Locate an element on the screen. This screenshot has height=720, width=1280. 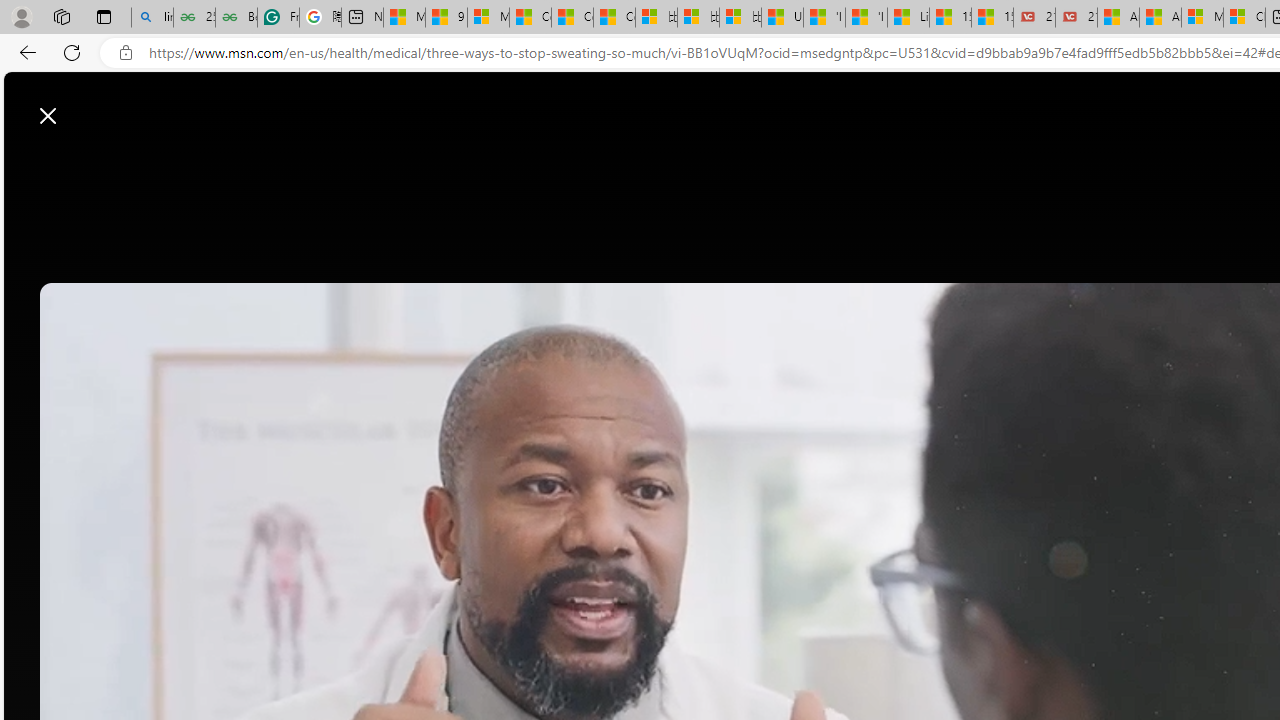
'Class: control icon-only' is located at coordinates (48, 115).